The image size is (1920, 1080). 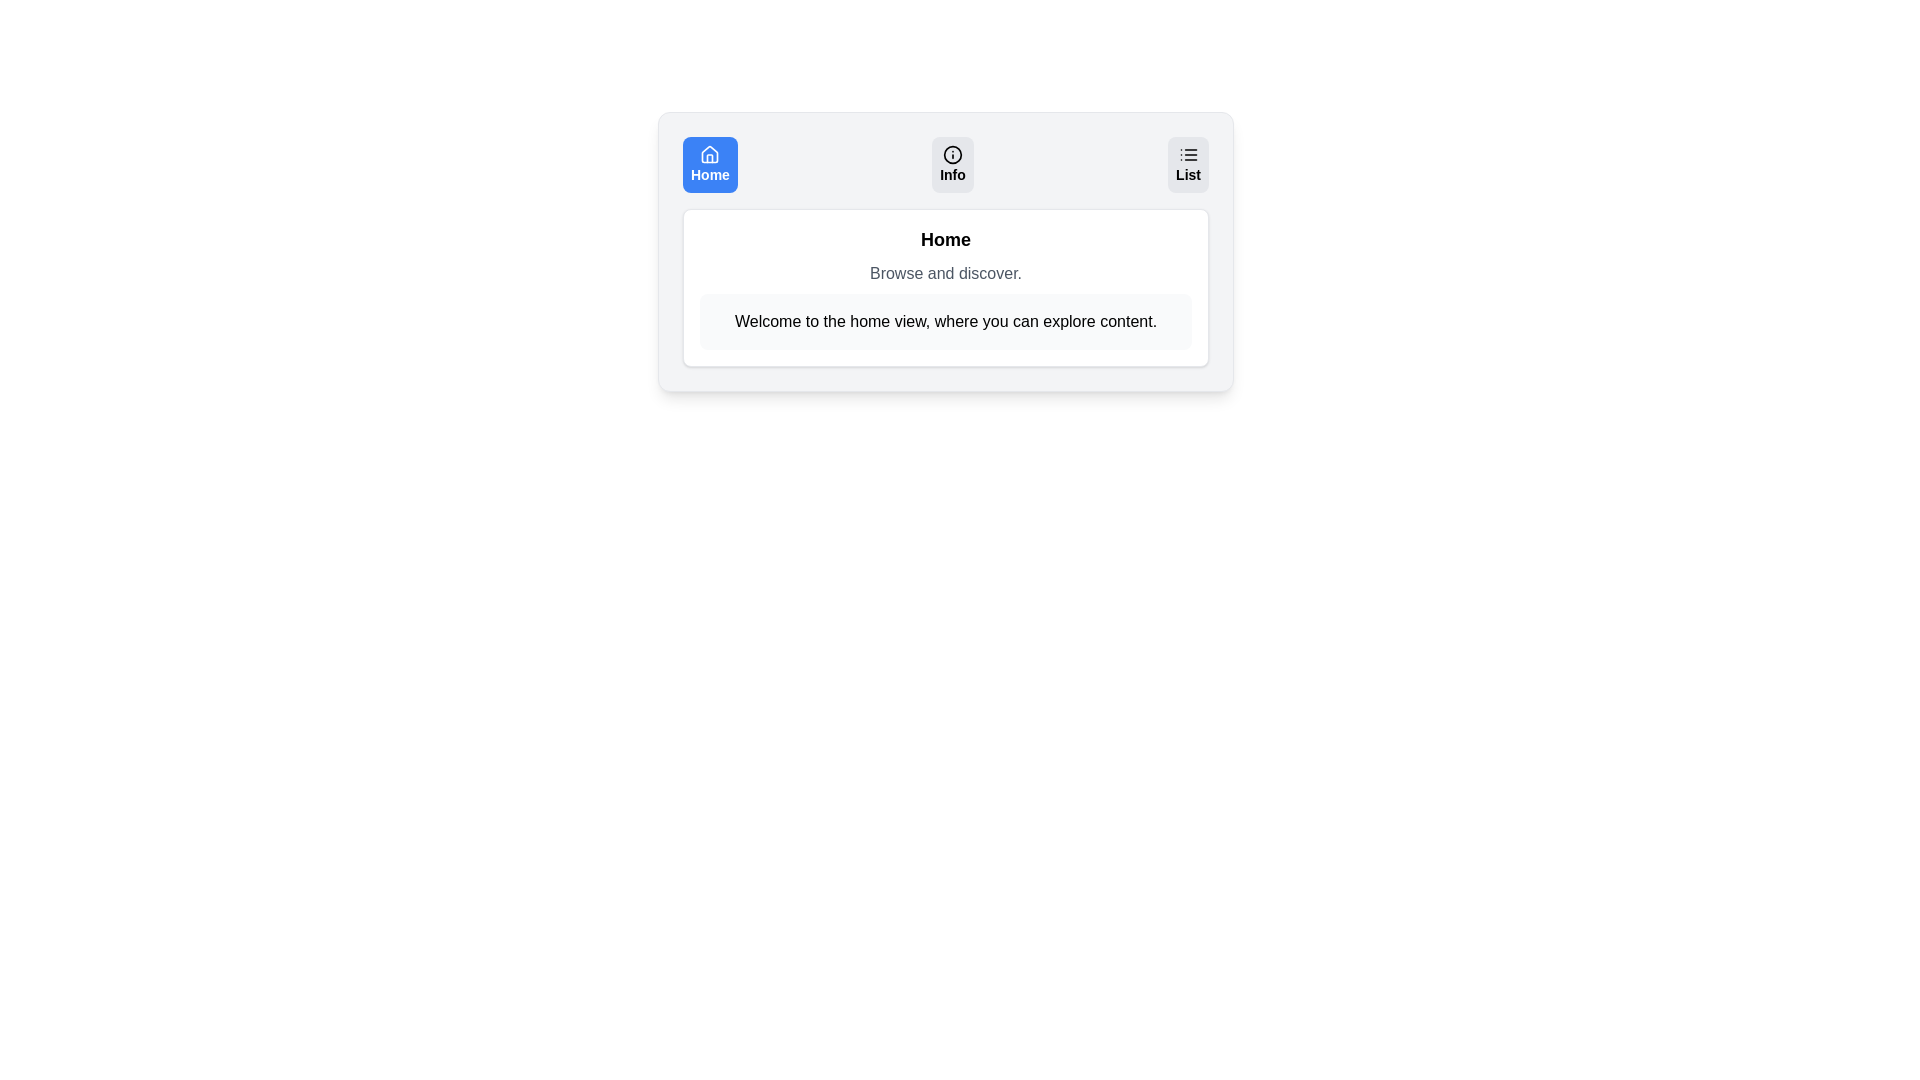 I want to click on the List tab, so click(x=1188, y=164).